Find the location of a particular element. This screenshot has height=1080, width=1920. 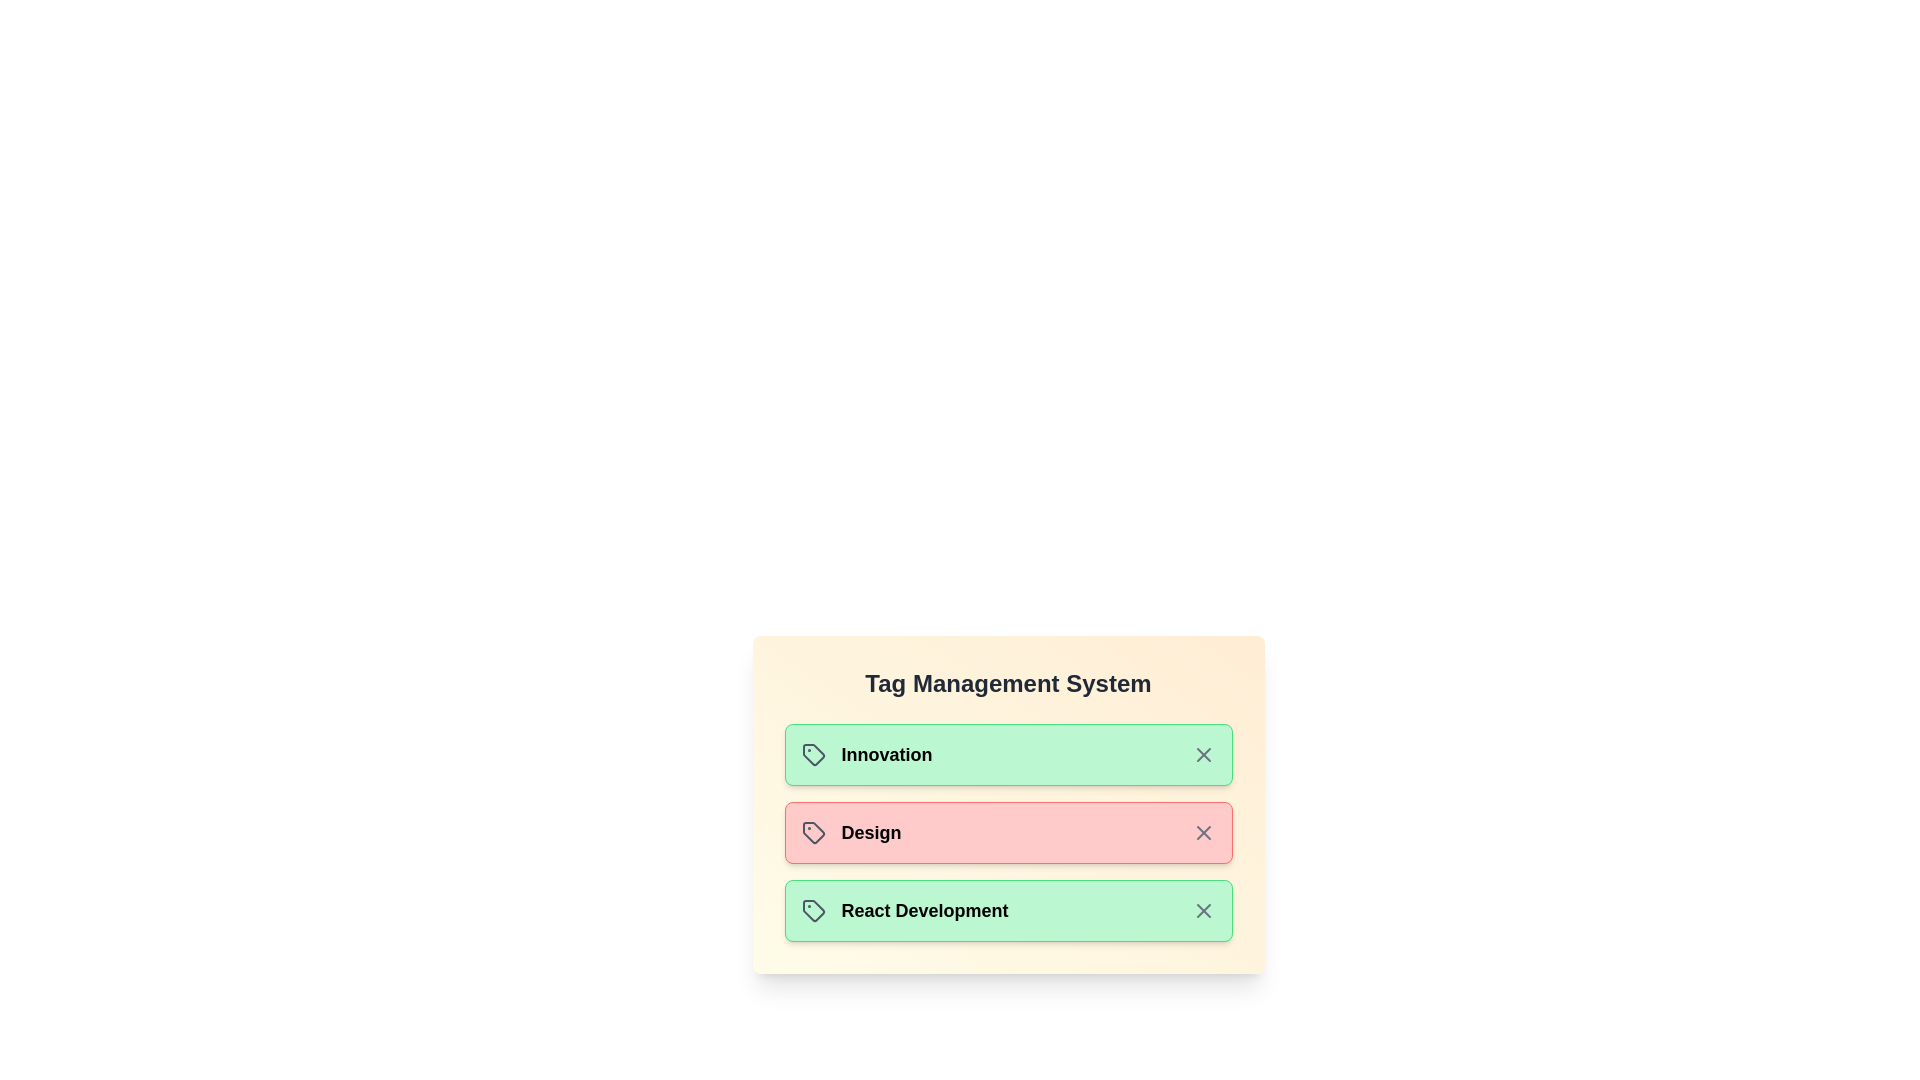

the close button of the tag labeled 'Design' to remove it is located at coordinates (1202, 833).